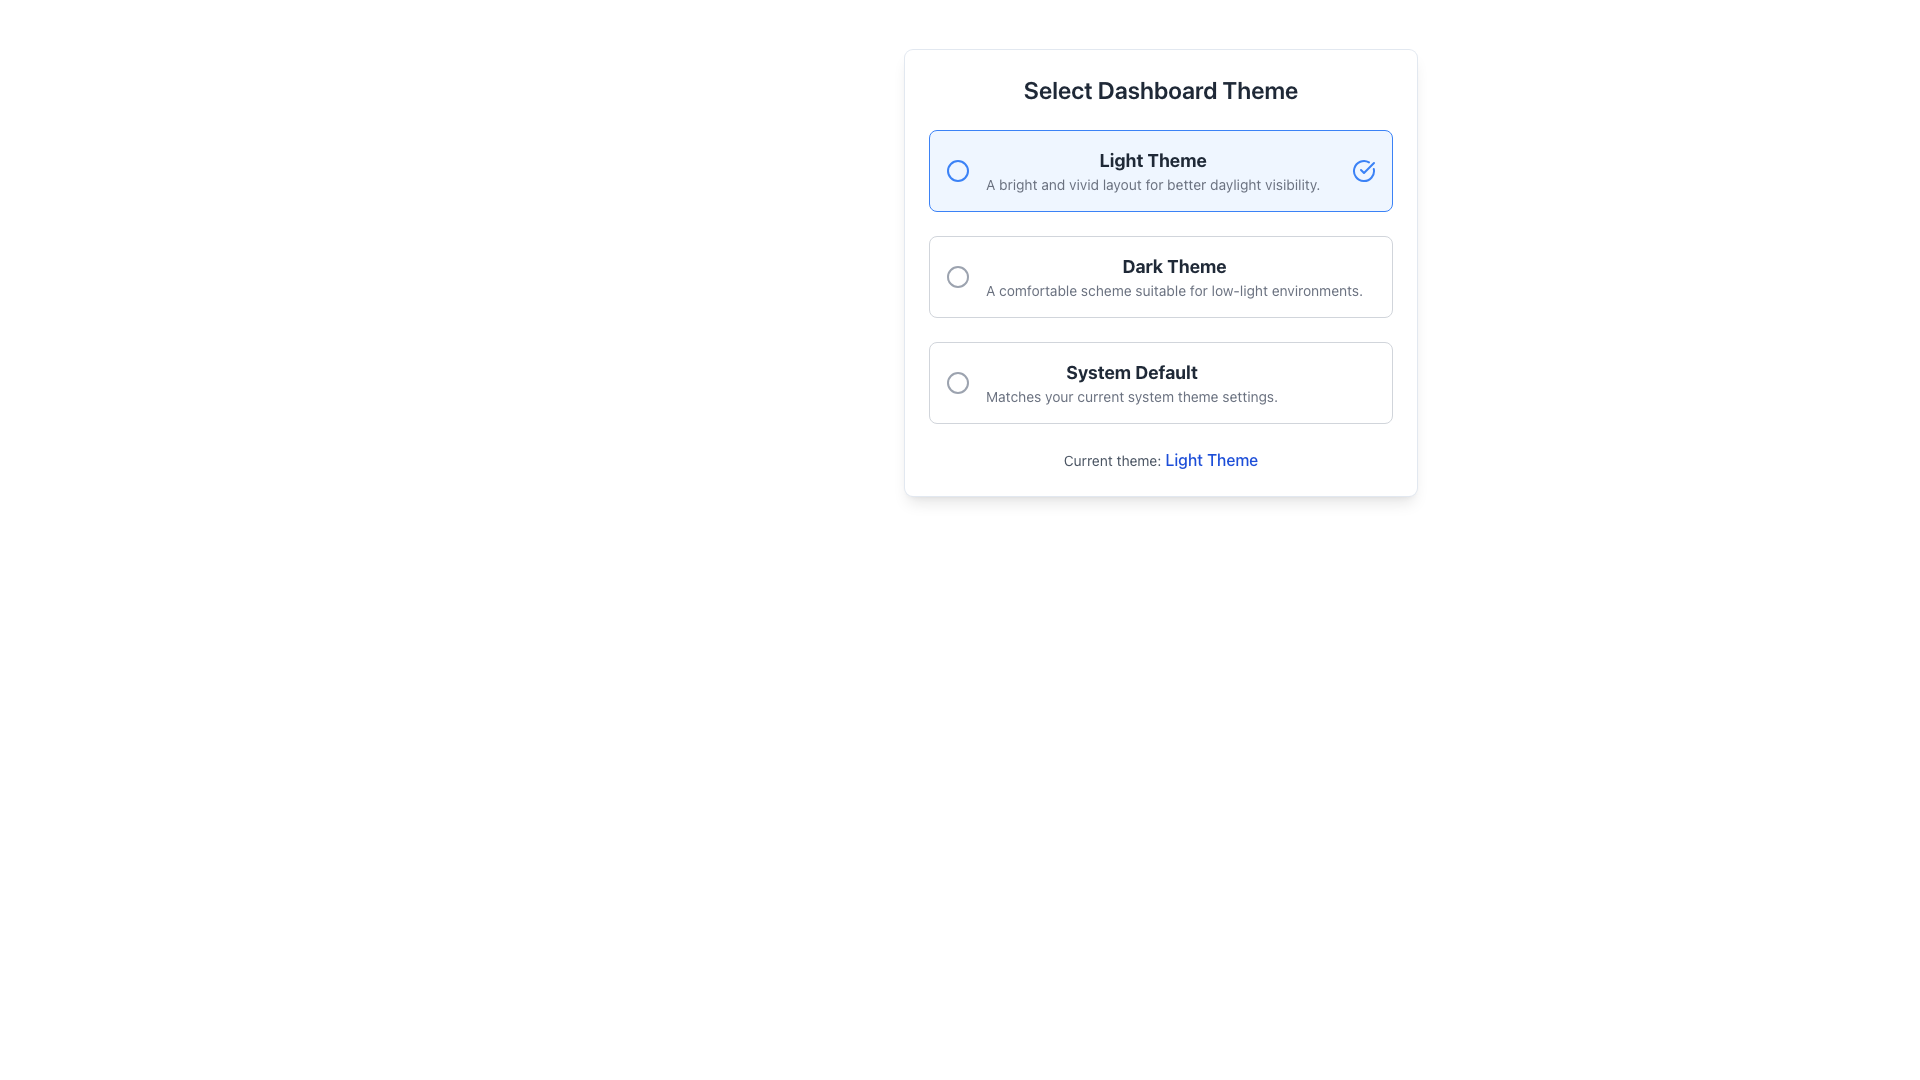  I want to click on the graphical indicator located in the top-left corner of the 'Light Theme' option in the theme selection interface, so click(957, 169).